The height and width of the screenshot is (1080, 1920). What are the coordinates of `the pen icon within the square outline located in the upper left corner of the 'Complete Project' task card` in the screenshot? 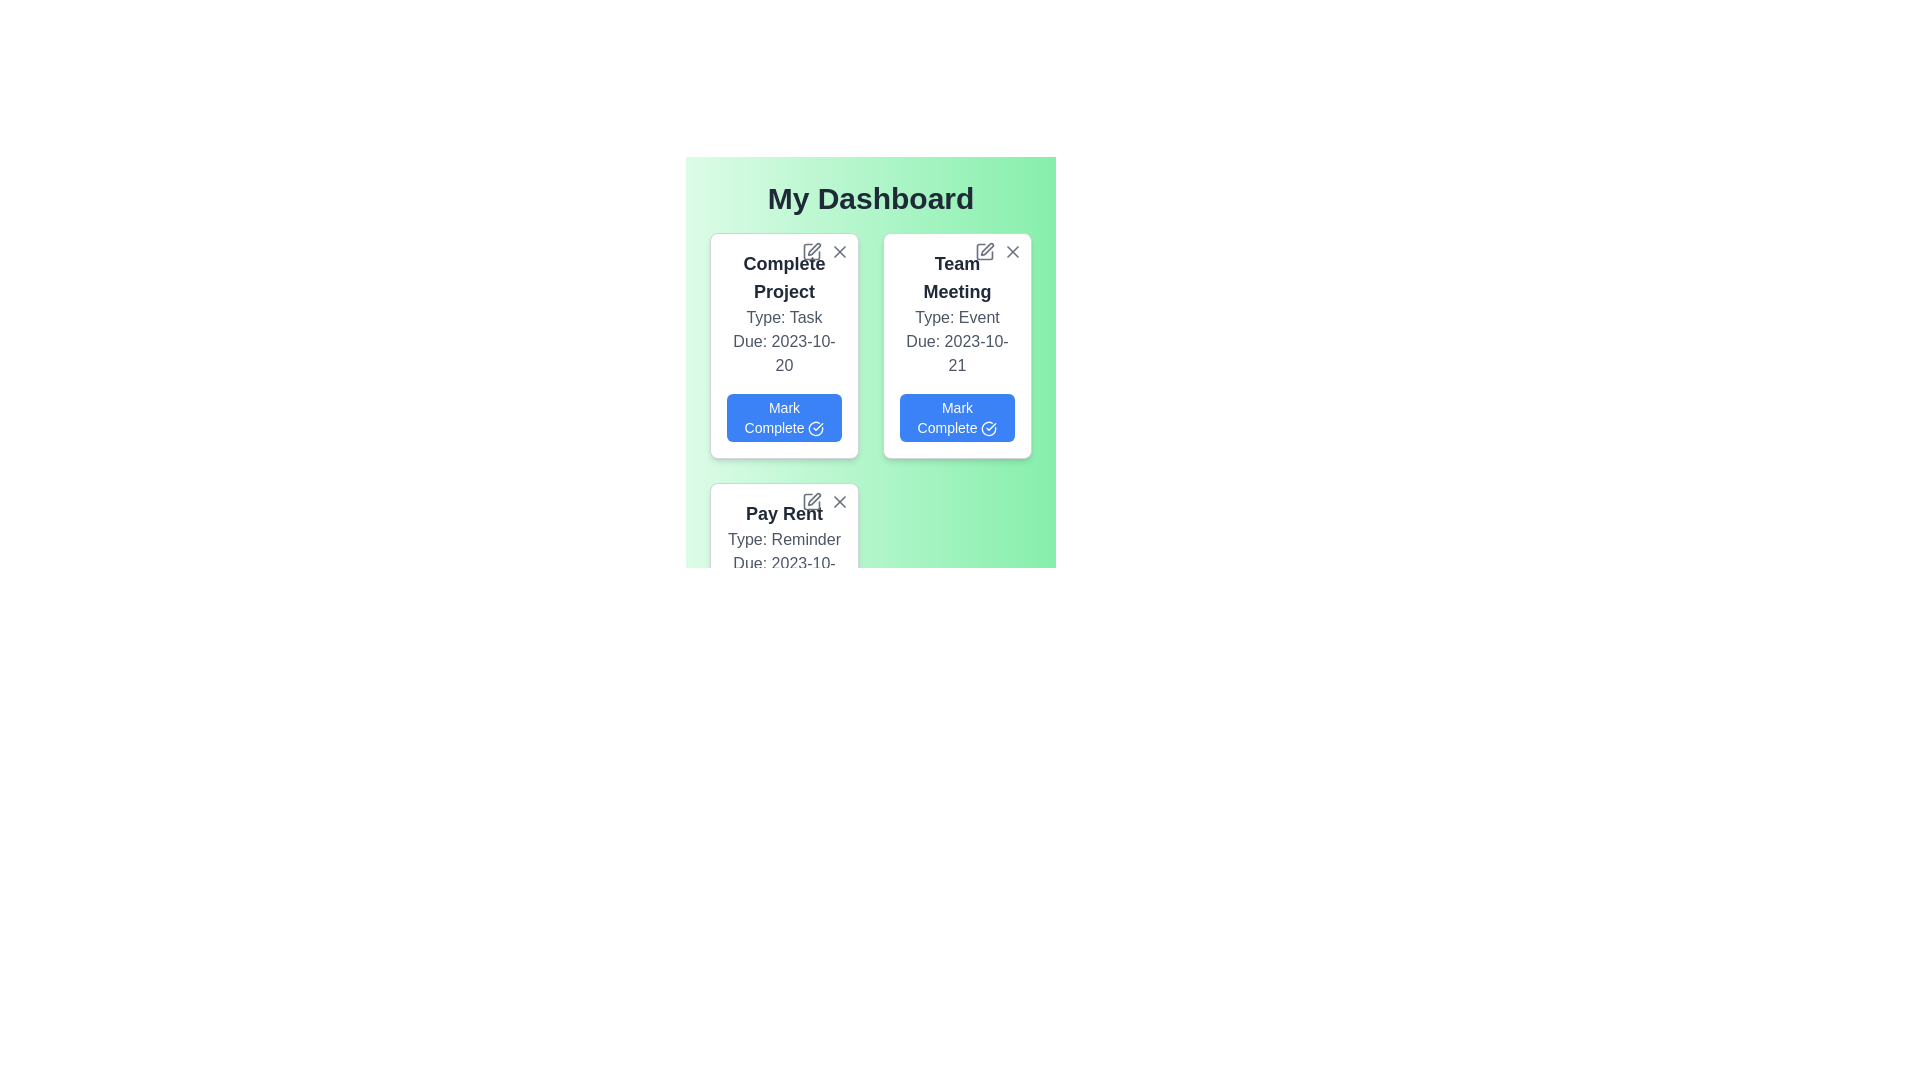 It's located at (811, 250).